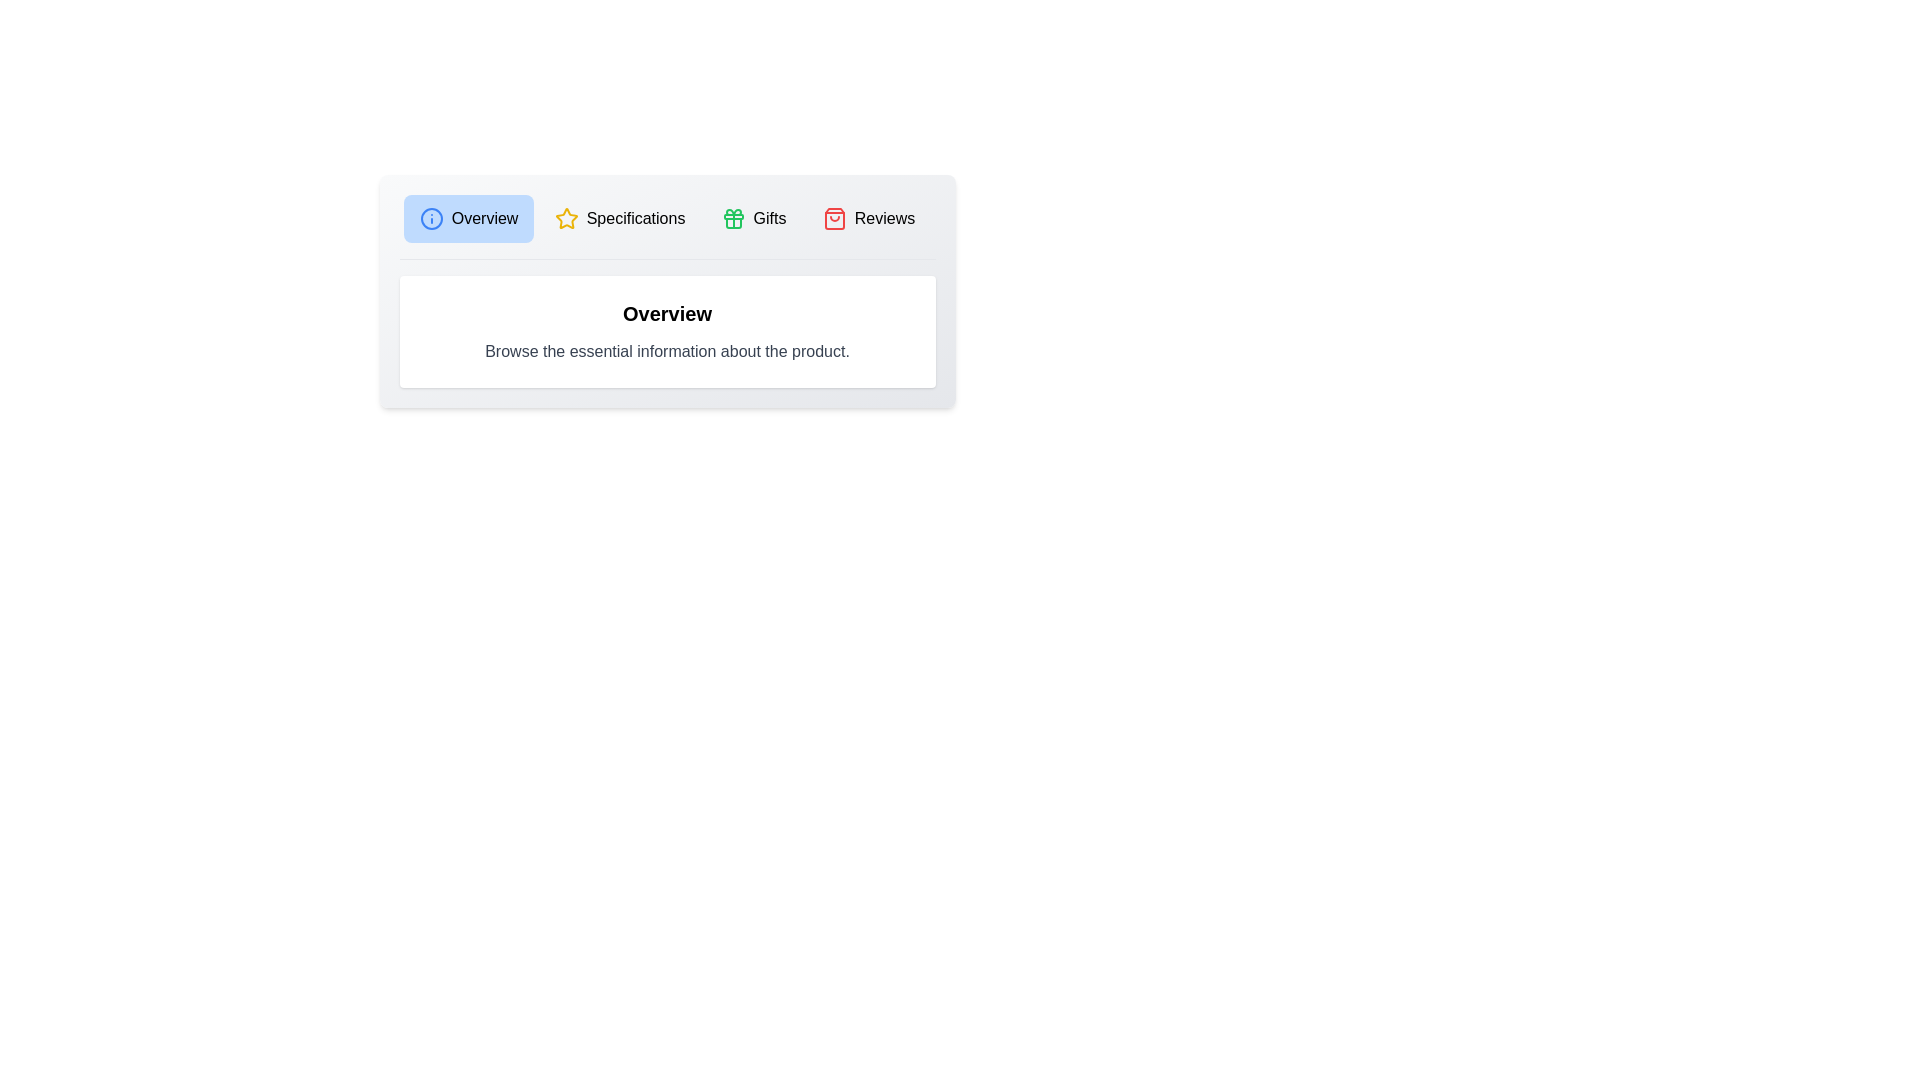 The image size is (1920, 1080). What do you see at coordinates (752, 219) in the screenshot?
I see `the tab labeled Gifts` at bounding box center [752, 219].